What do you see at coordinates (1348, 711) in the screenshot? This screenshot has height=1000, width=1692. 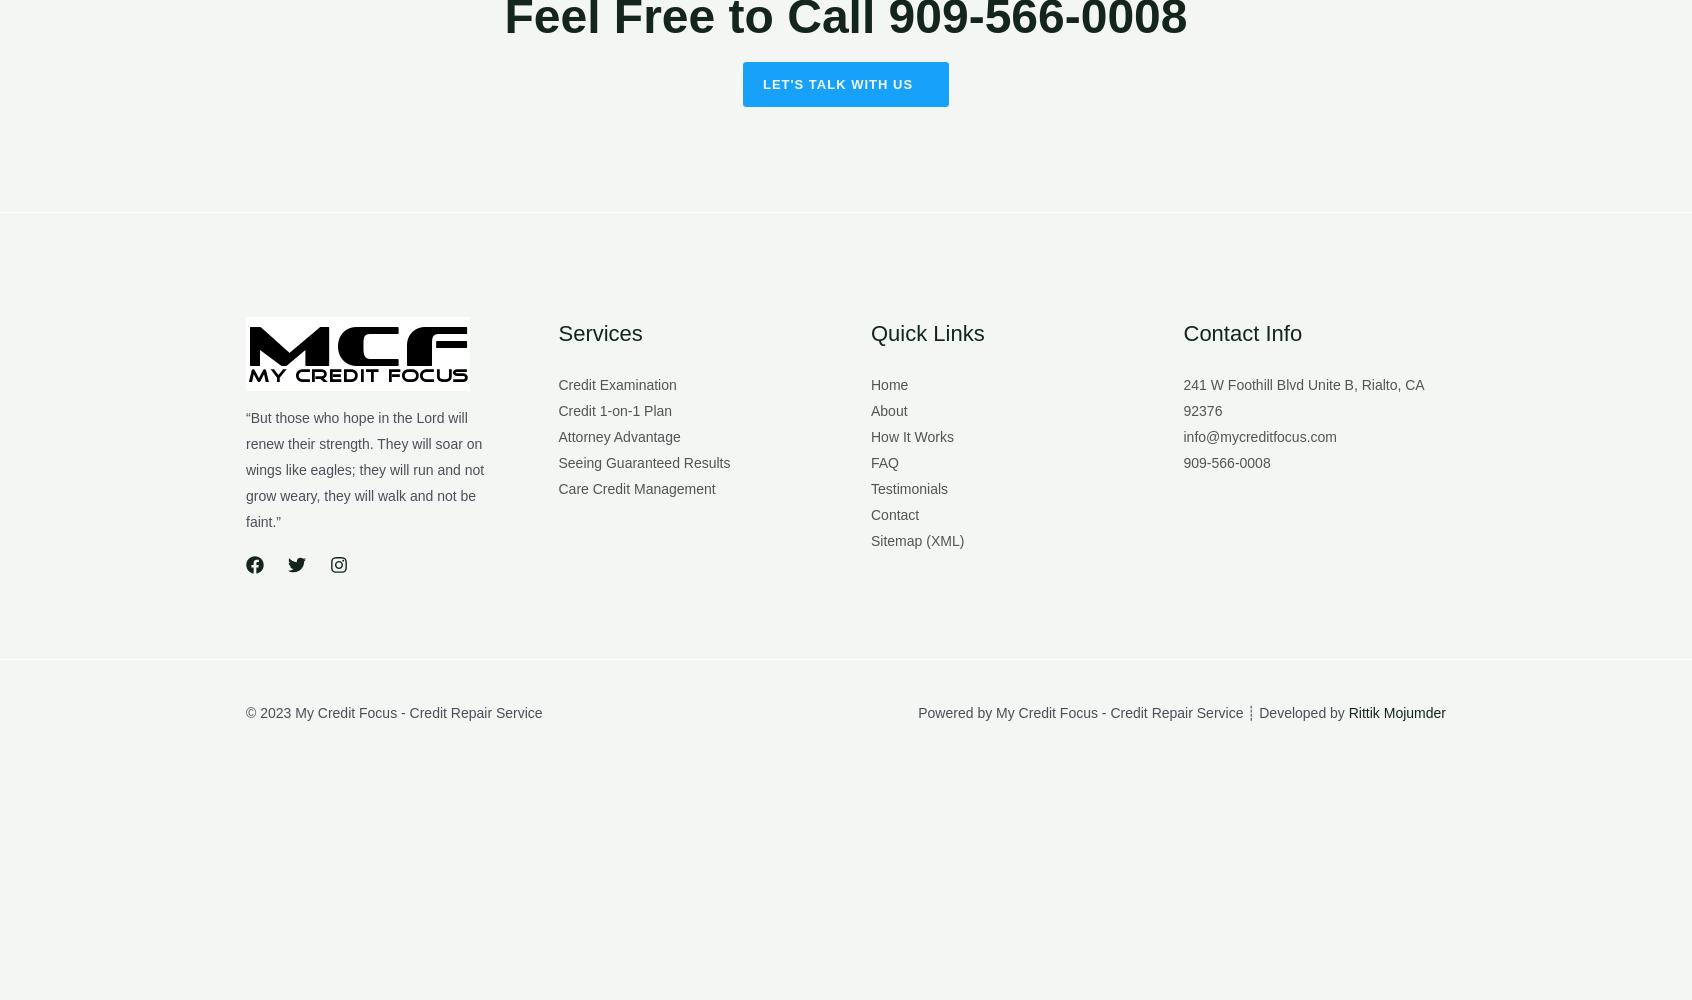 I see `'Rittik Mojumder'` at bounding box center [1348, 711].